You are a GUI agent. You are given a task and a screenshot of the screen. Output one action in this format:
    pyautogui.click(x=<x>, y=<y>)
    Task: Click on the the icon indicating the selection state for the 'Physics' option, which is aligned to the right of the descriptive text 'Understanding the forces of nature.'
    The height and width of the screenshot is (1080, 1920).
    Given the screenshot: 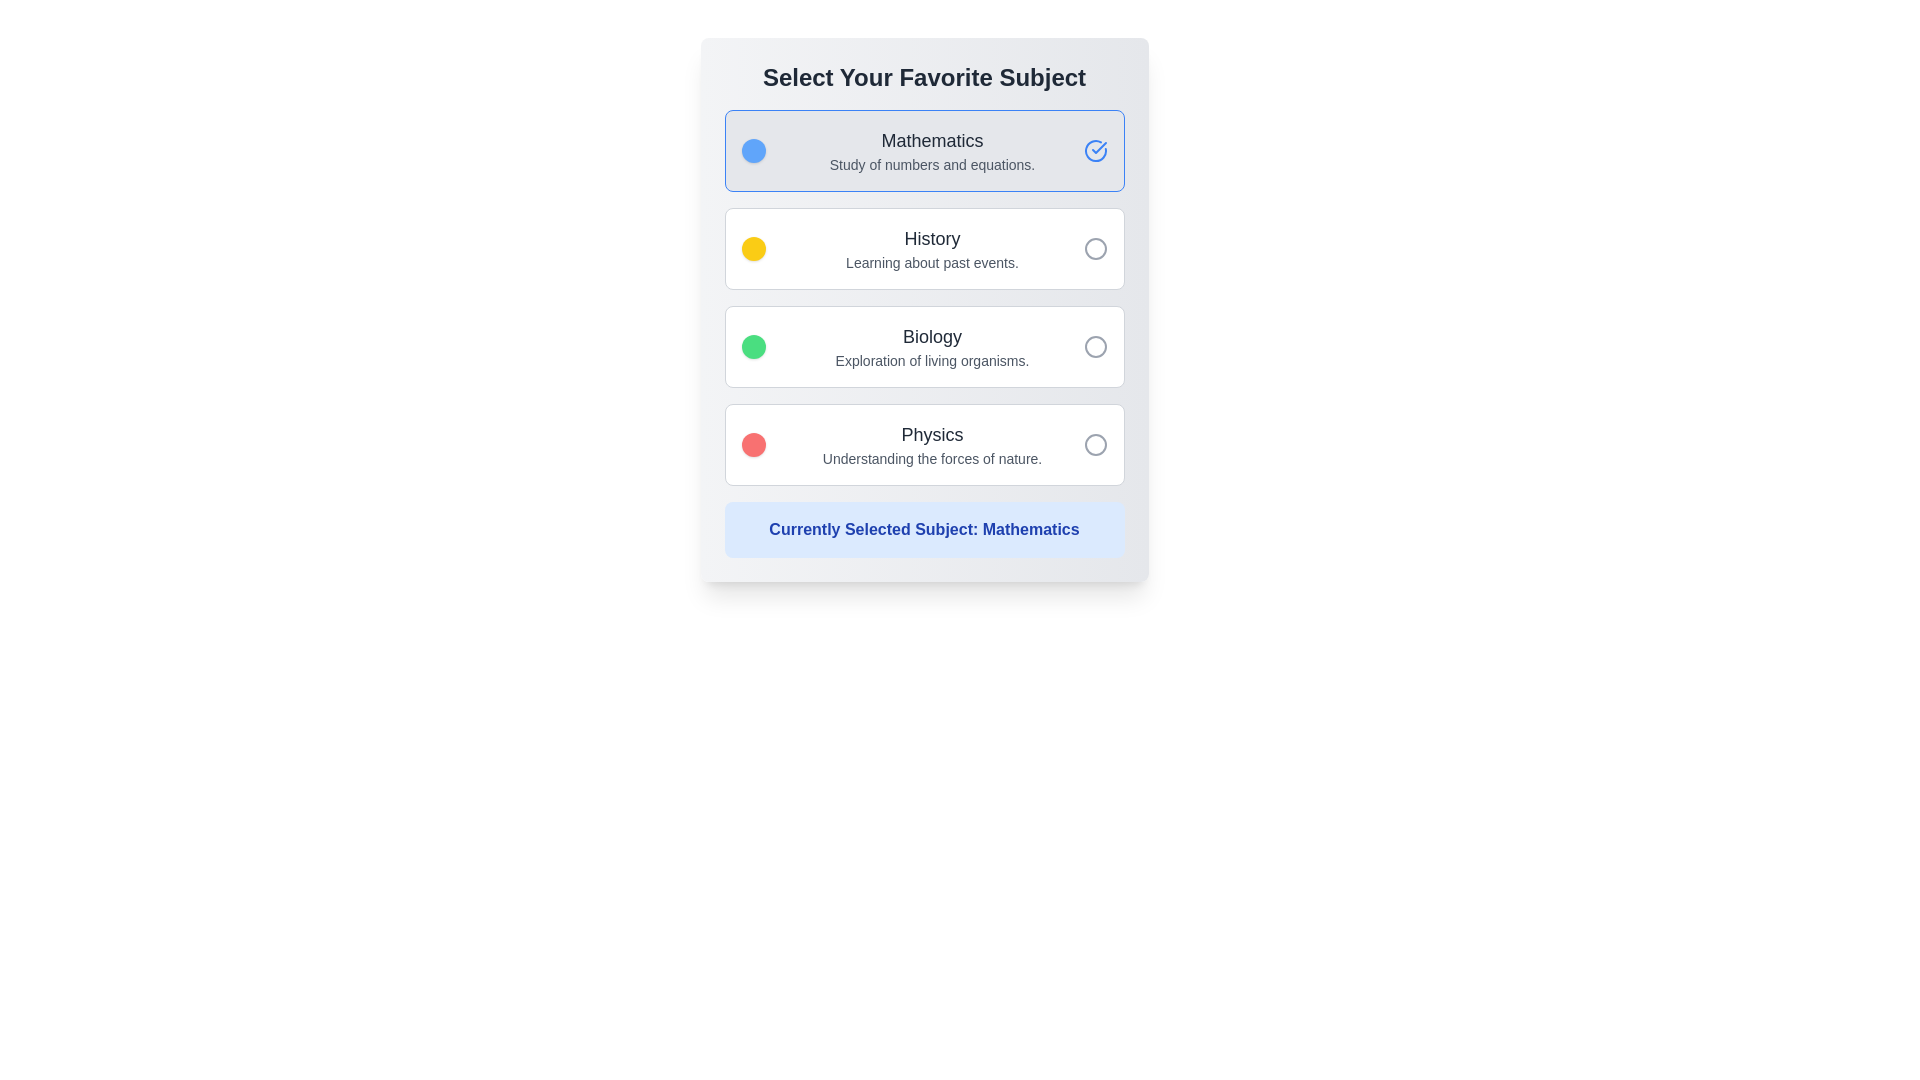 What is the action you would take?
    pyautogui.click(x=1094, y=443)
    